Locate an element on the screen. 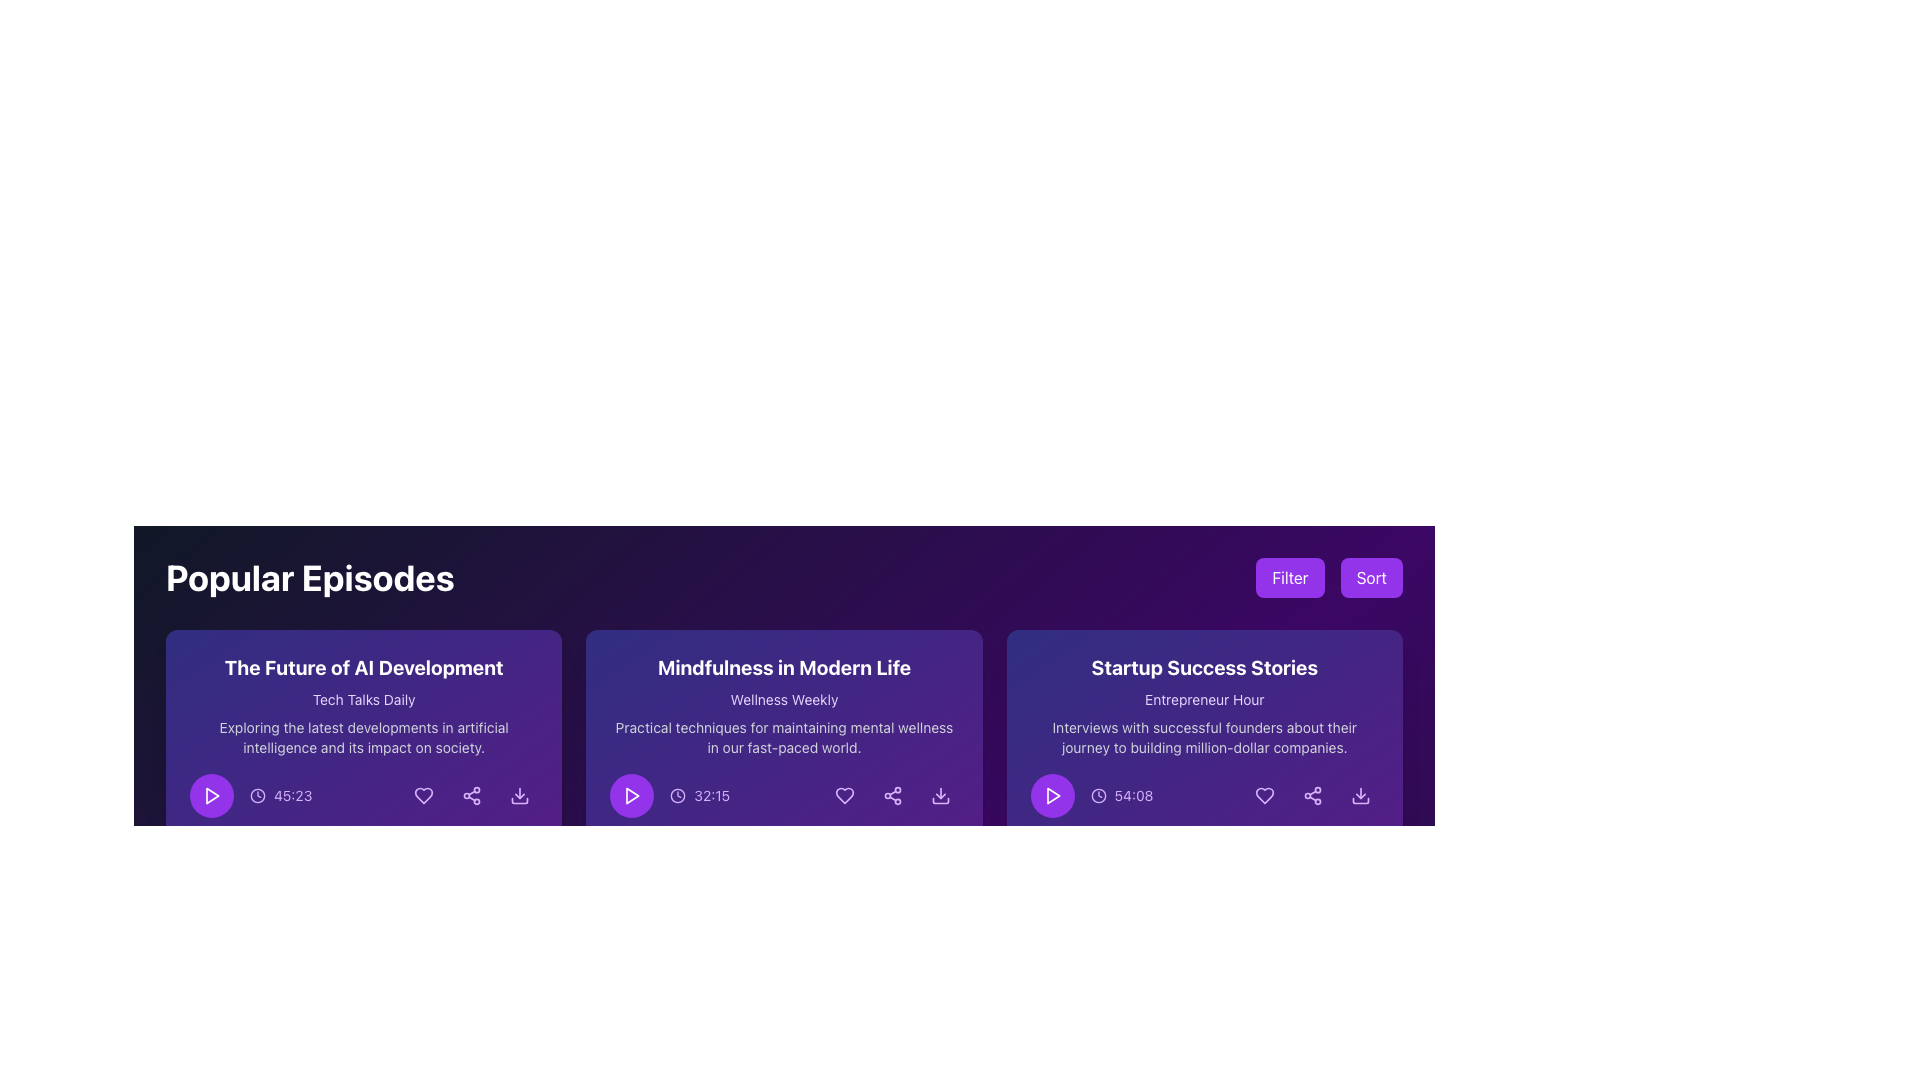 The width and height of the screenshot is (1920, 1080). the text block that provides a brief description of the podcast episode under the 'Popular Episodes' section, specifically the third text element under 'The Future of AI Development' is located at coordinates (364, 737).